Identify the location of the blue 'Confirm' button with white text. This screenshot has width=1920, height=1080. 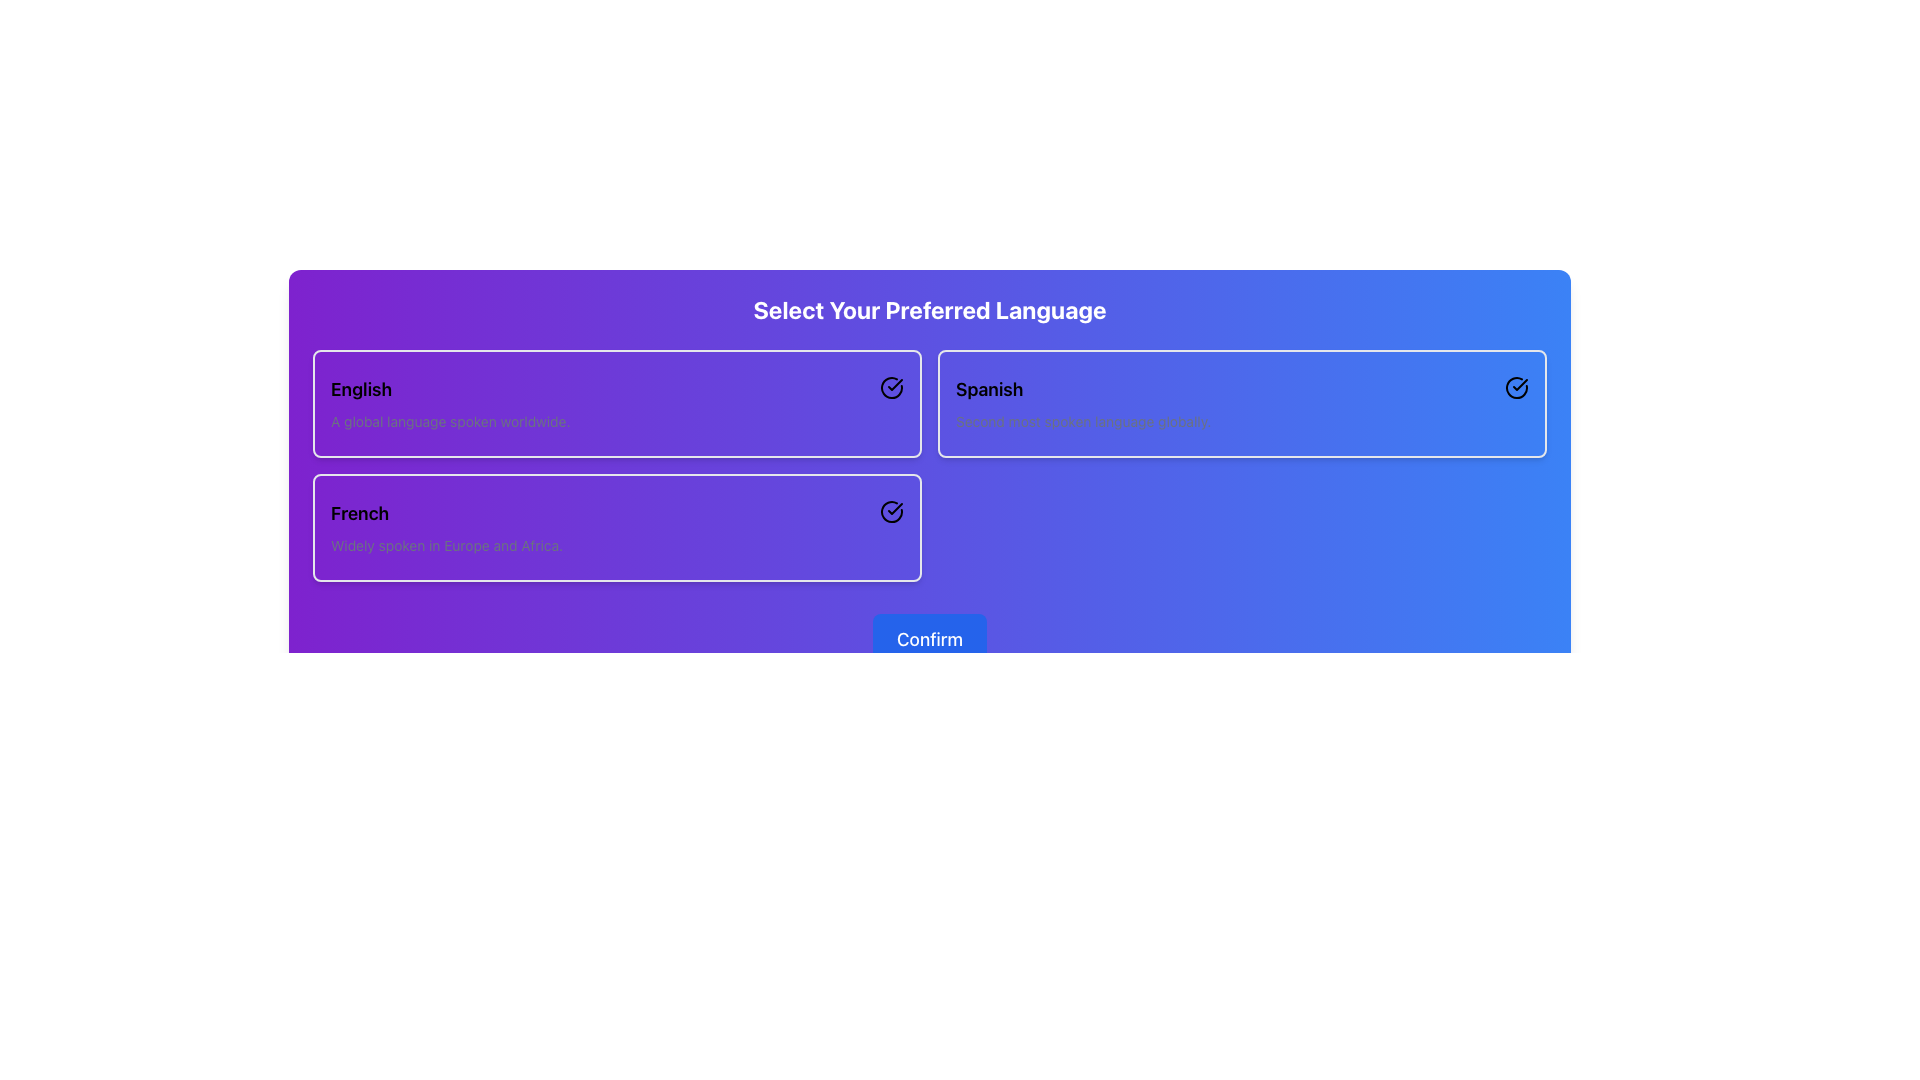
(929, 640).